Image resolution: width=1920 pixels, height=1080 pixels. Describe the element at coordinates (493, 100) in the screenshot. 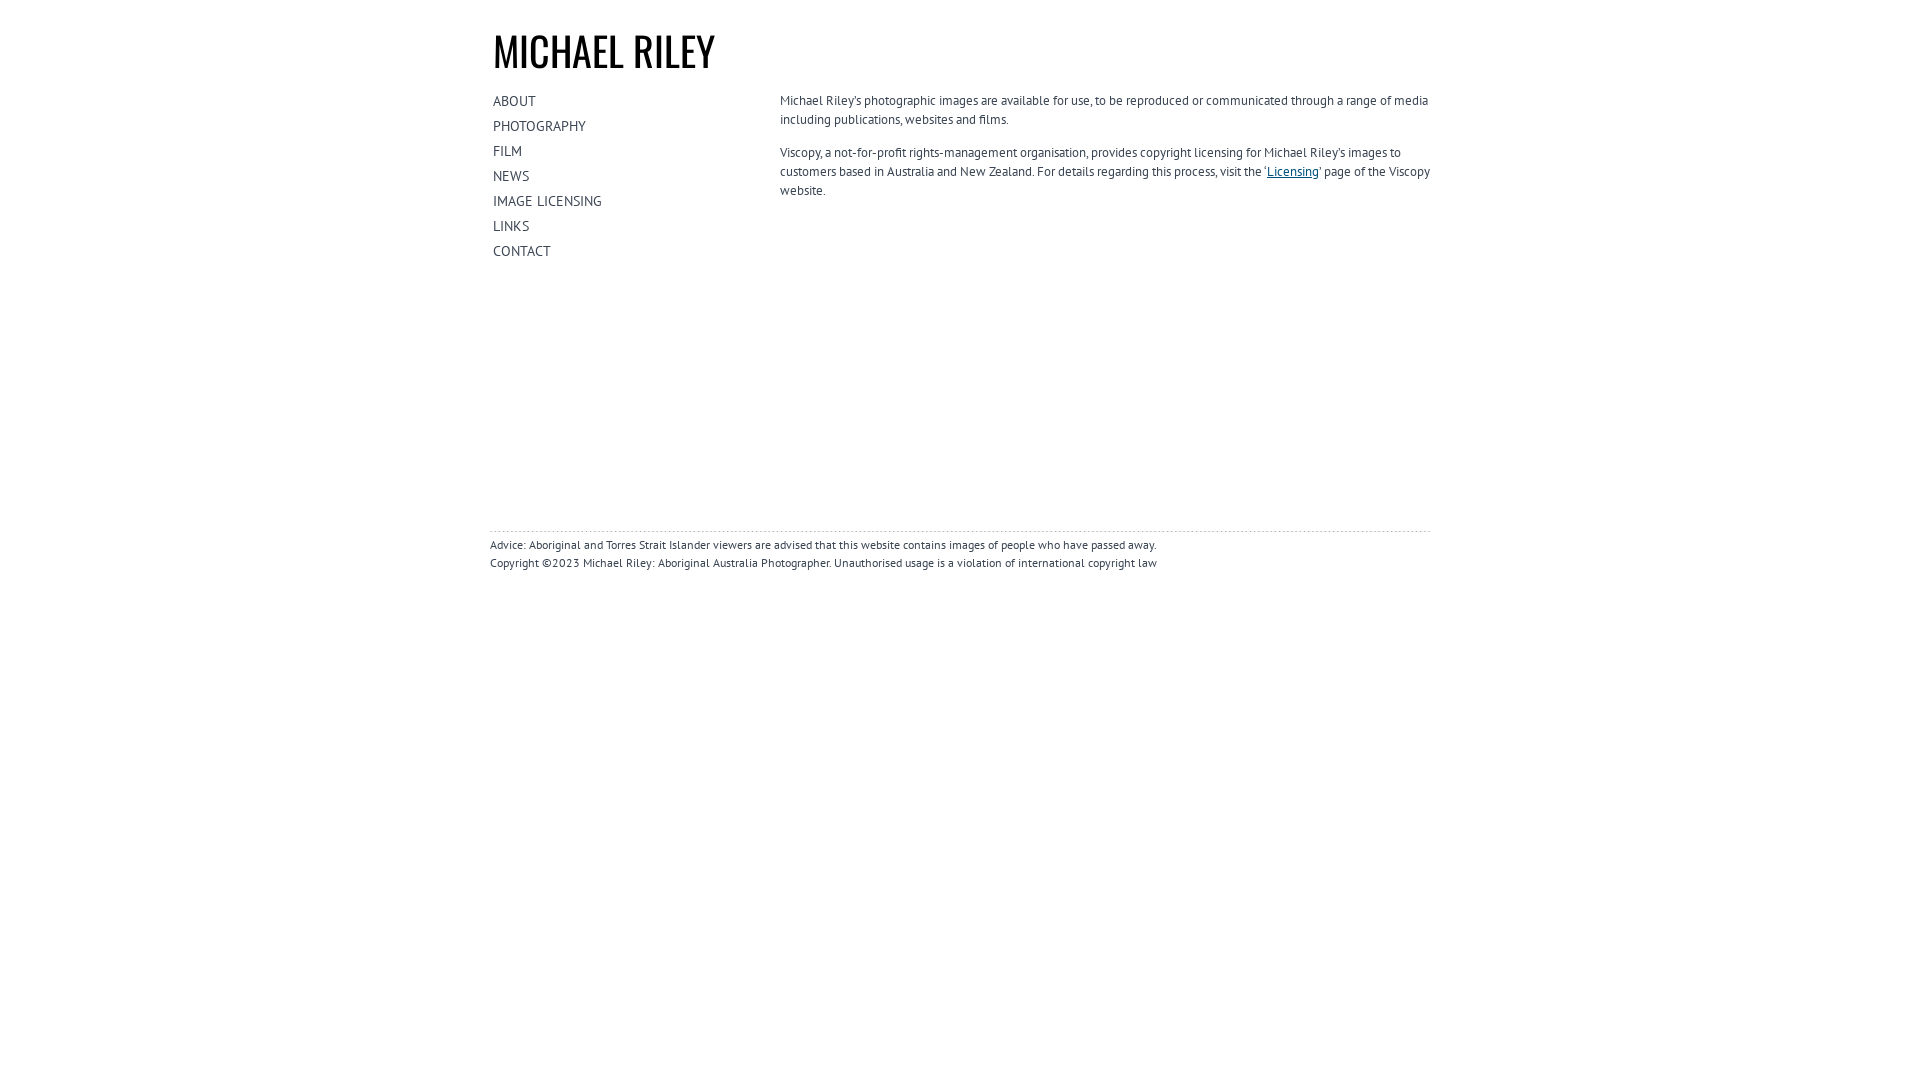

I see `'ABOUT'` at that location.